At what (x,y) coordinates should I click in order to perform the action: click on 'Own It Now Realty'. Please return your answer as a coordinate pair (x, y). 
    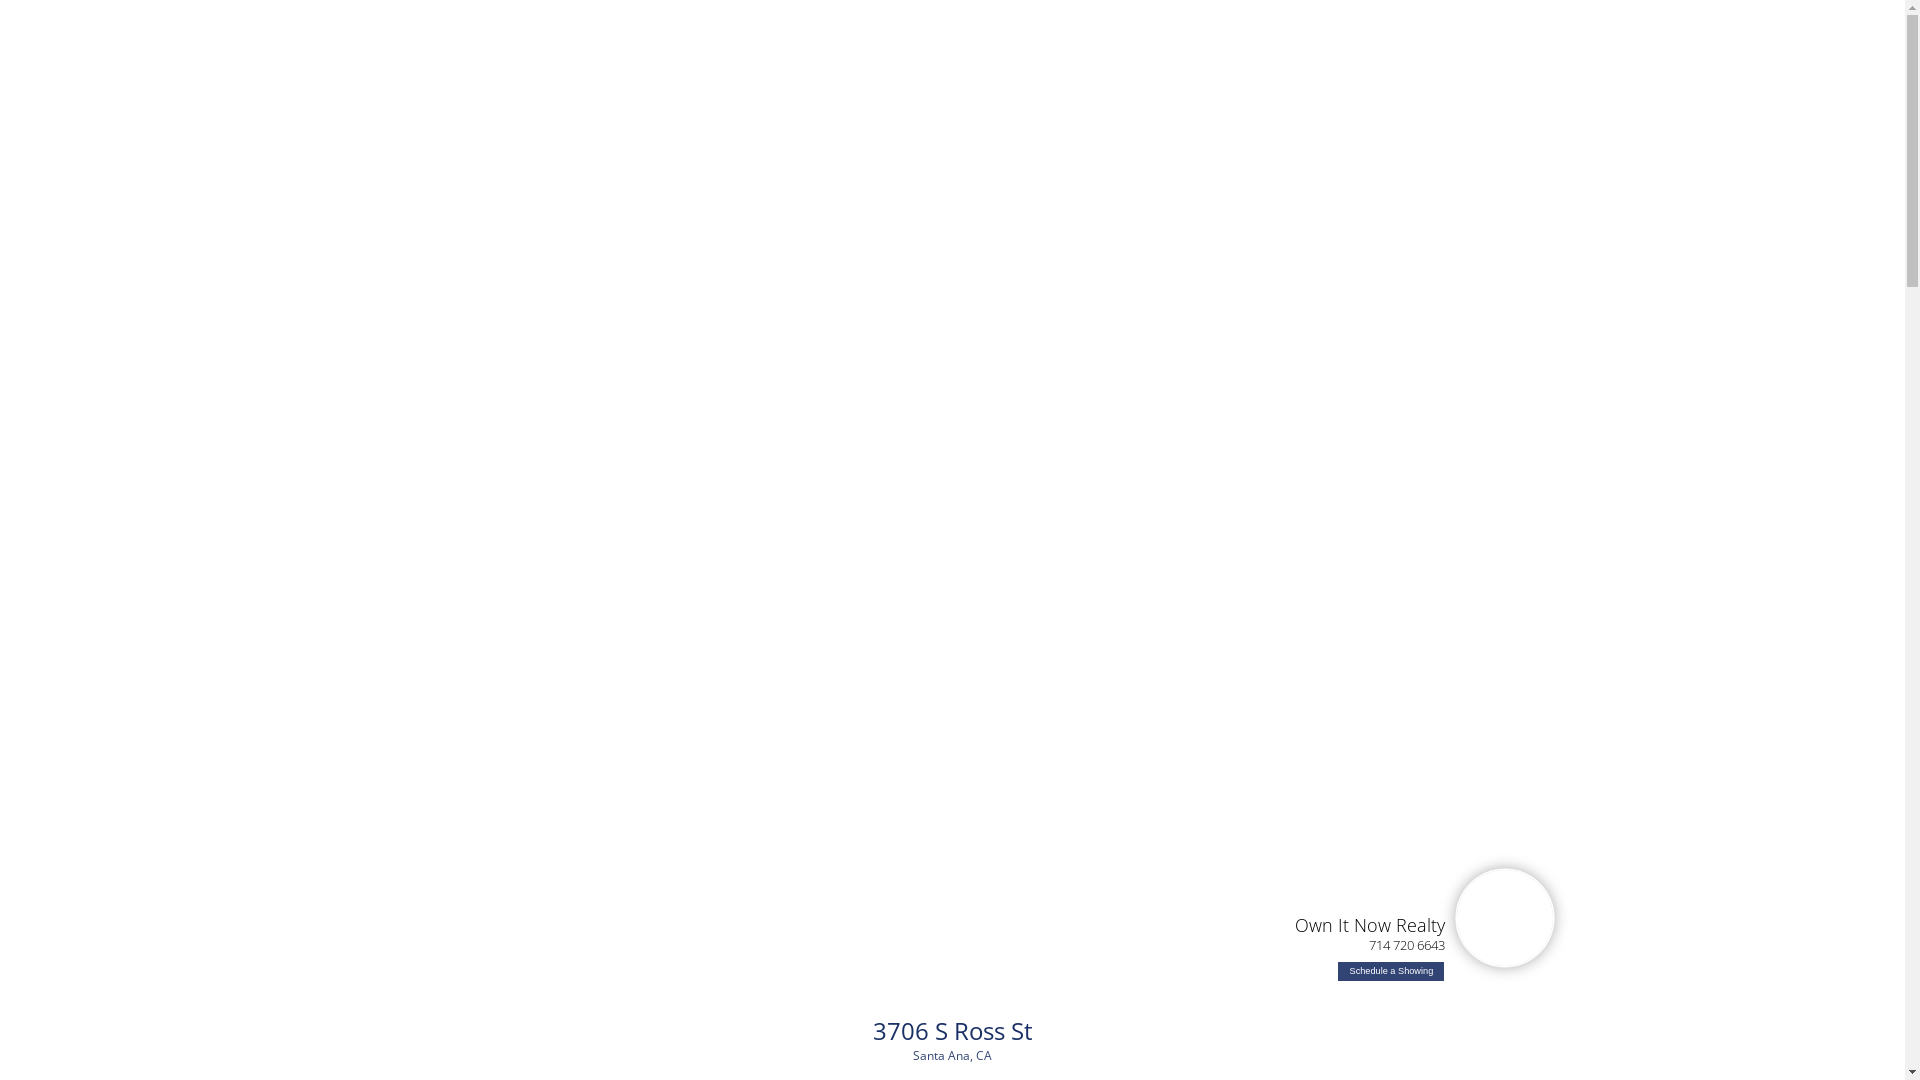
    Looking at the image, I should click on (1368, 924).